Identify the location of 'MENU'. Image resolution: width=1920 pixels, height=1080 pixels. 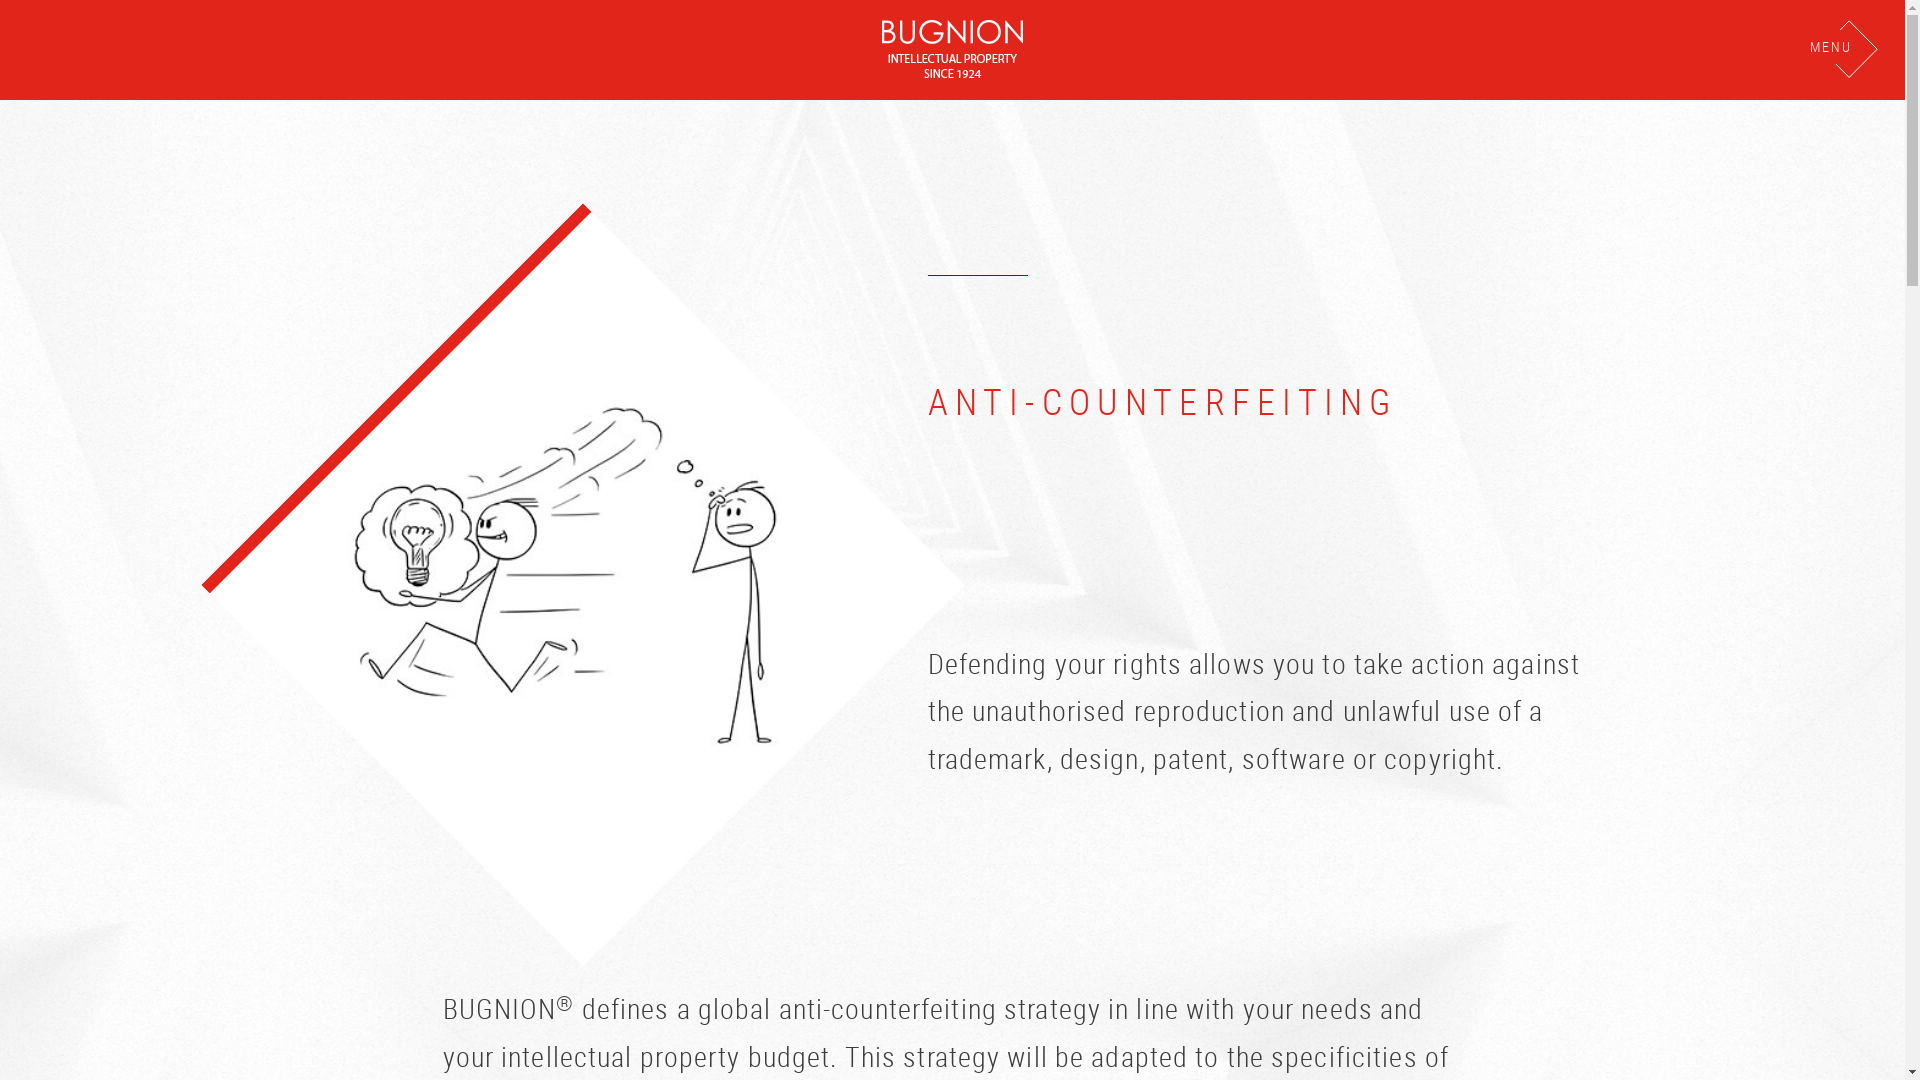
(1804, 48).